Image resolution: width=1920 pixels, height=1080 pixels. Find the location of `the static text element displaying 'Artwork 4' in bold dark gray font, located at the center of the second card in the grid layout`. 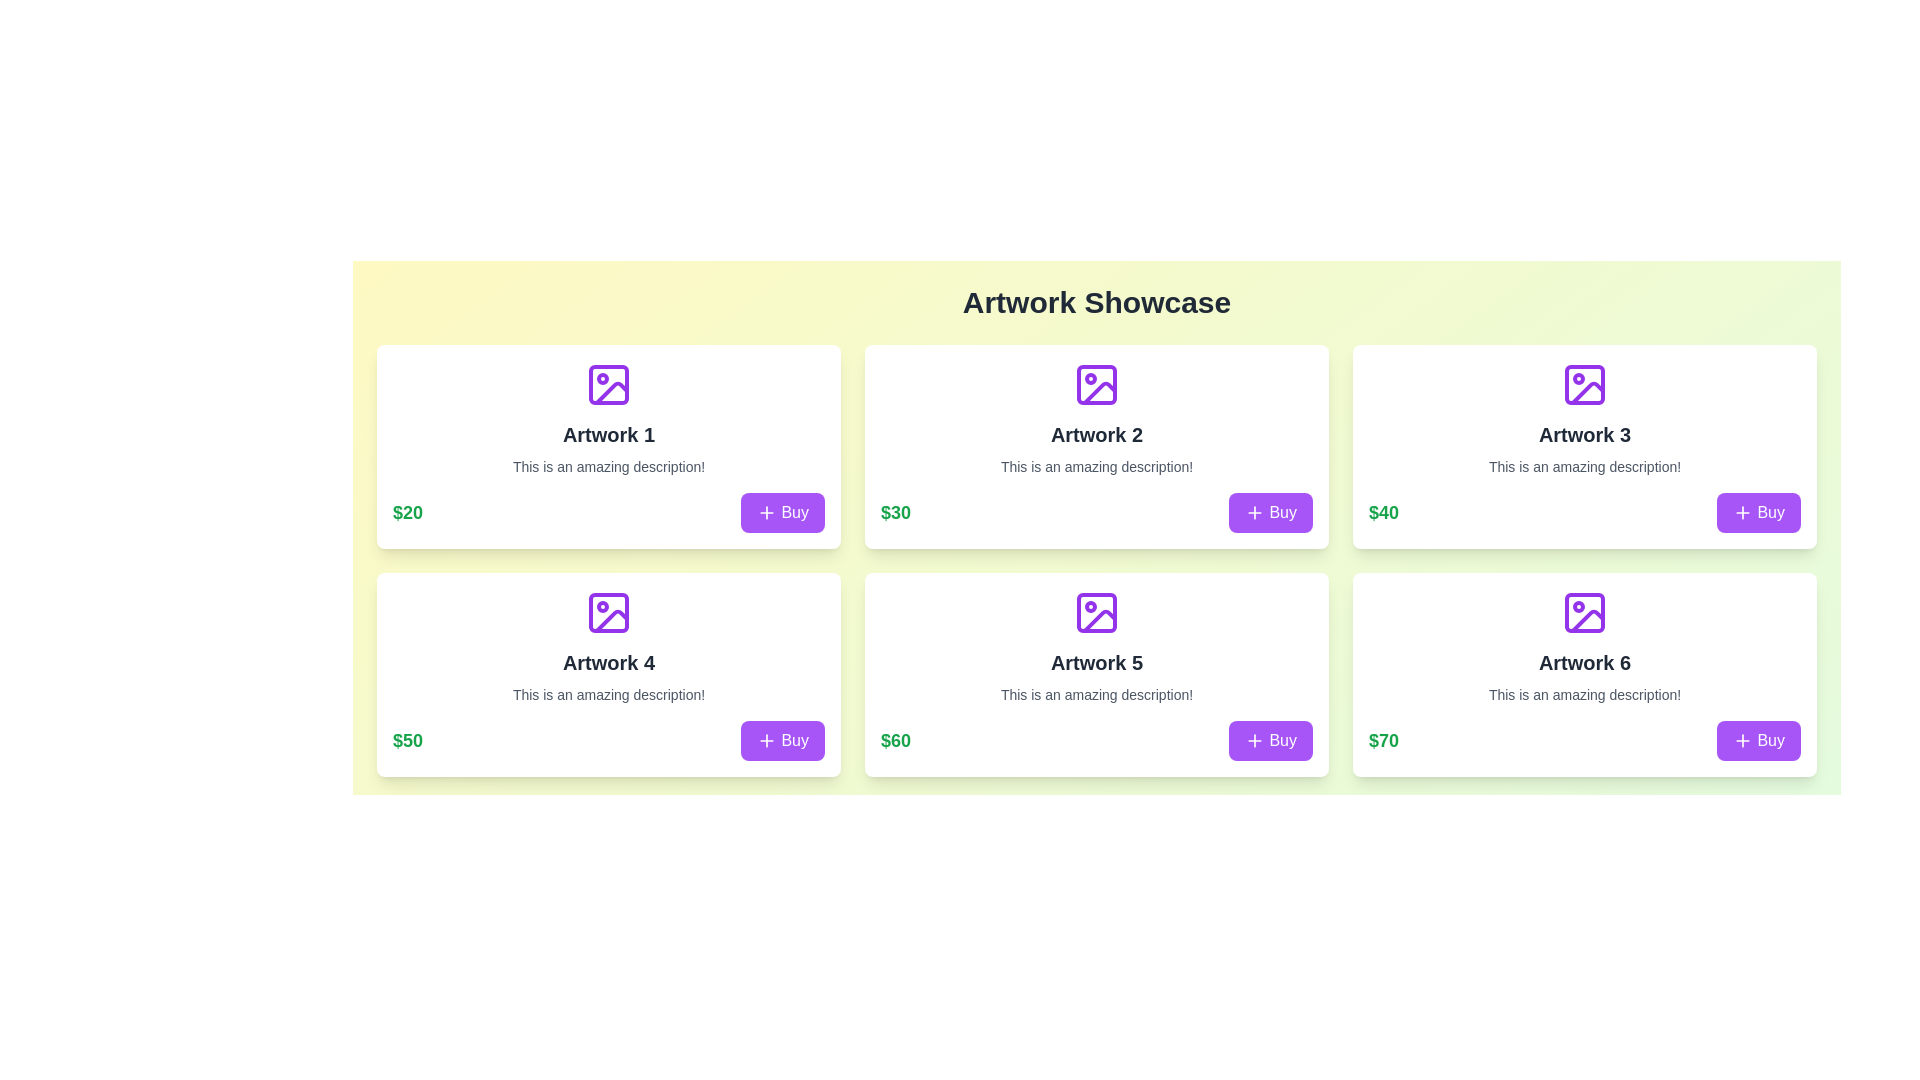

the static text element displaying 'Artwork 4' in bold dark gray font, located at the center of the second card in the grid layout is located at coordinates (608, 663).